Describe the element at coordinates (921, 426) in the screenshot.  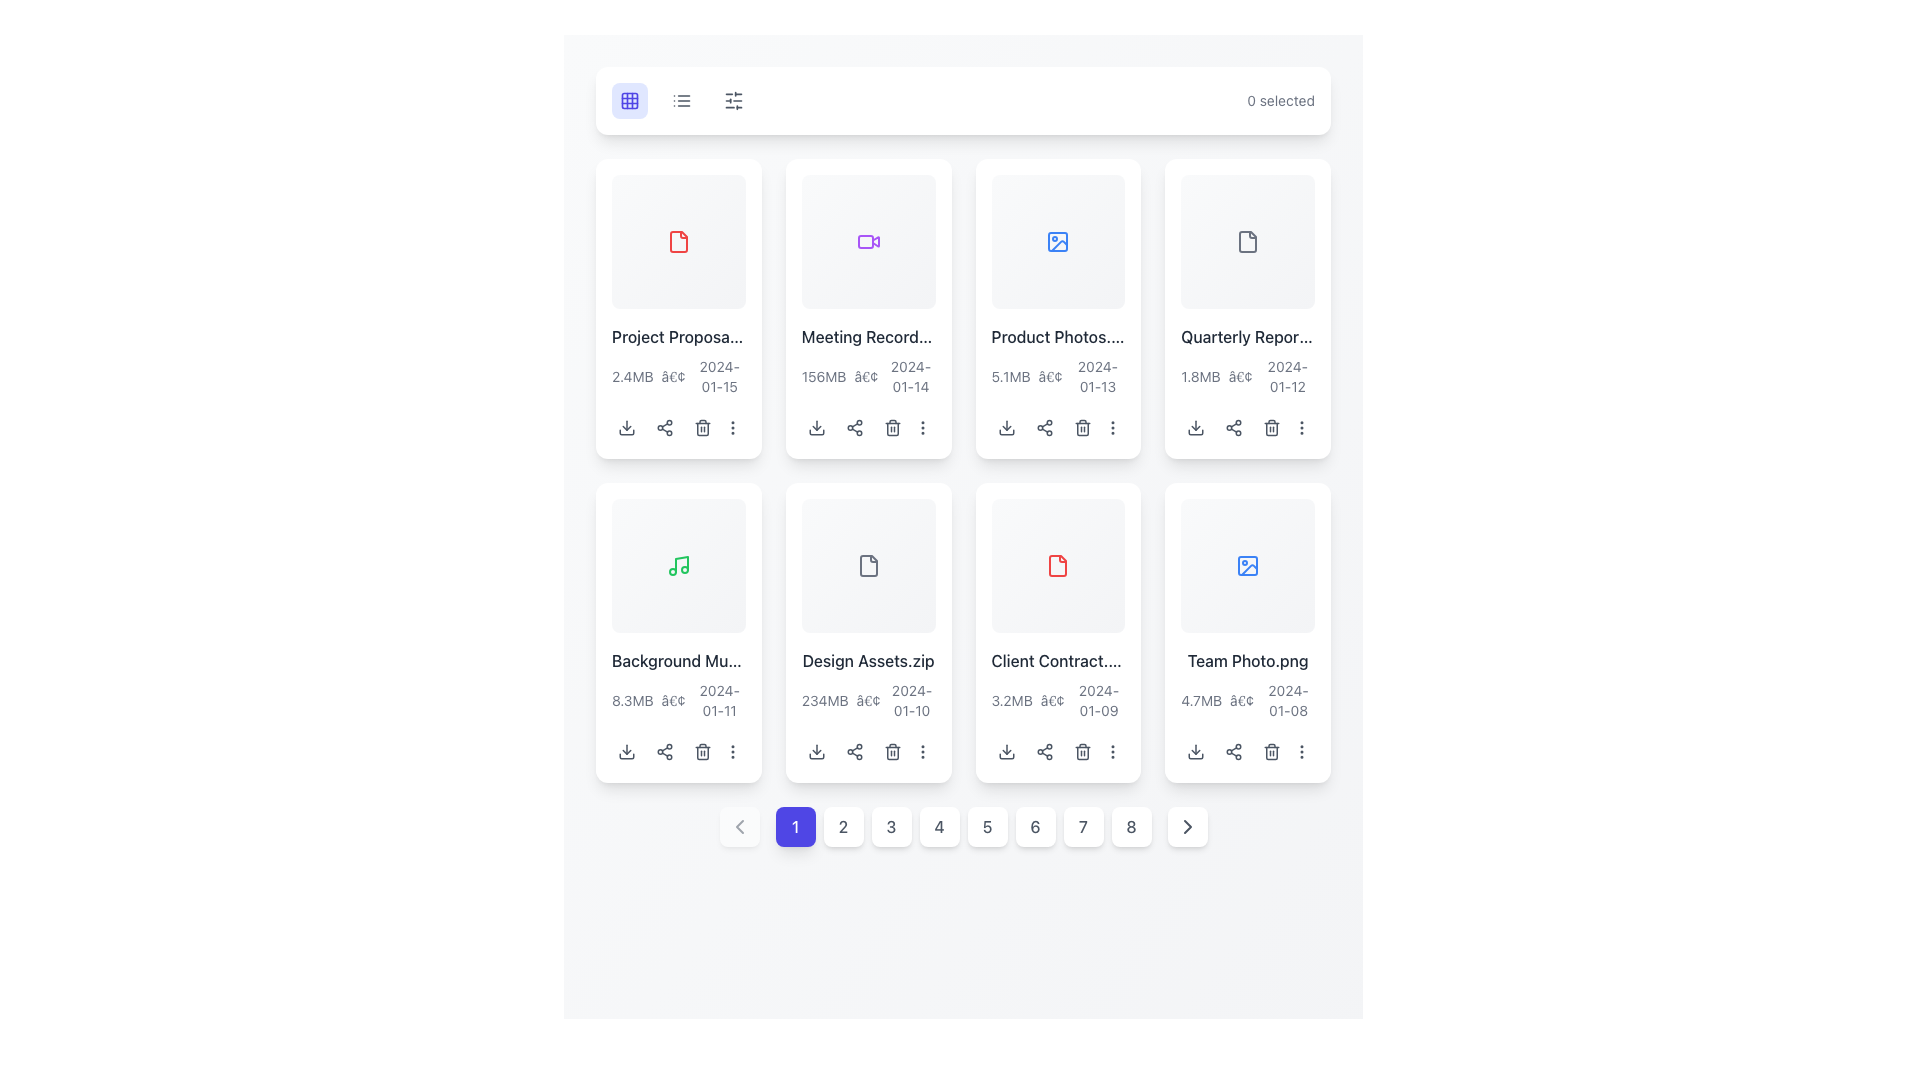
I see `the ellipsis menu button located at the top-right of the file card` at that location.